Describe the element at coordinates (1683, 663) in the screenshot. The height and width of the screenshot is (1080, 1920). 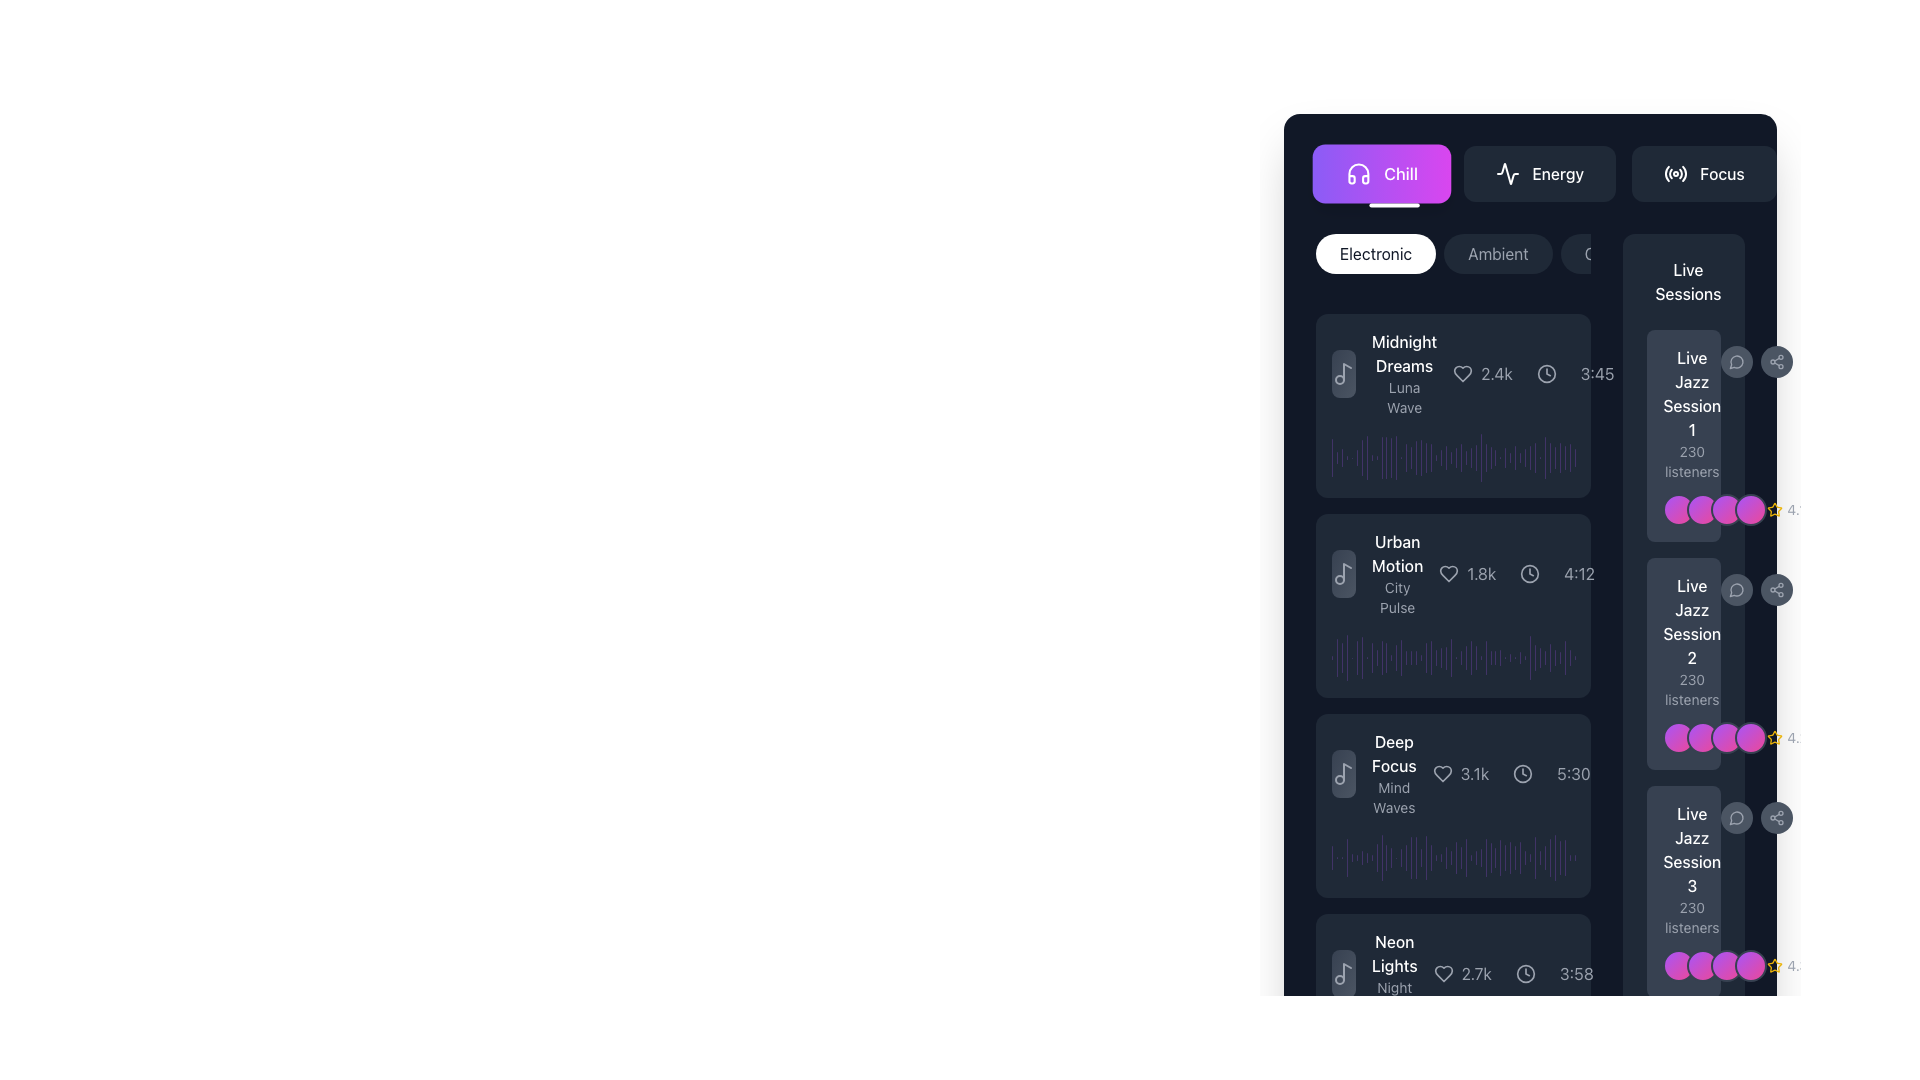
I see `the second Informational card about the live jazz session` at that location.